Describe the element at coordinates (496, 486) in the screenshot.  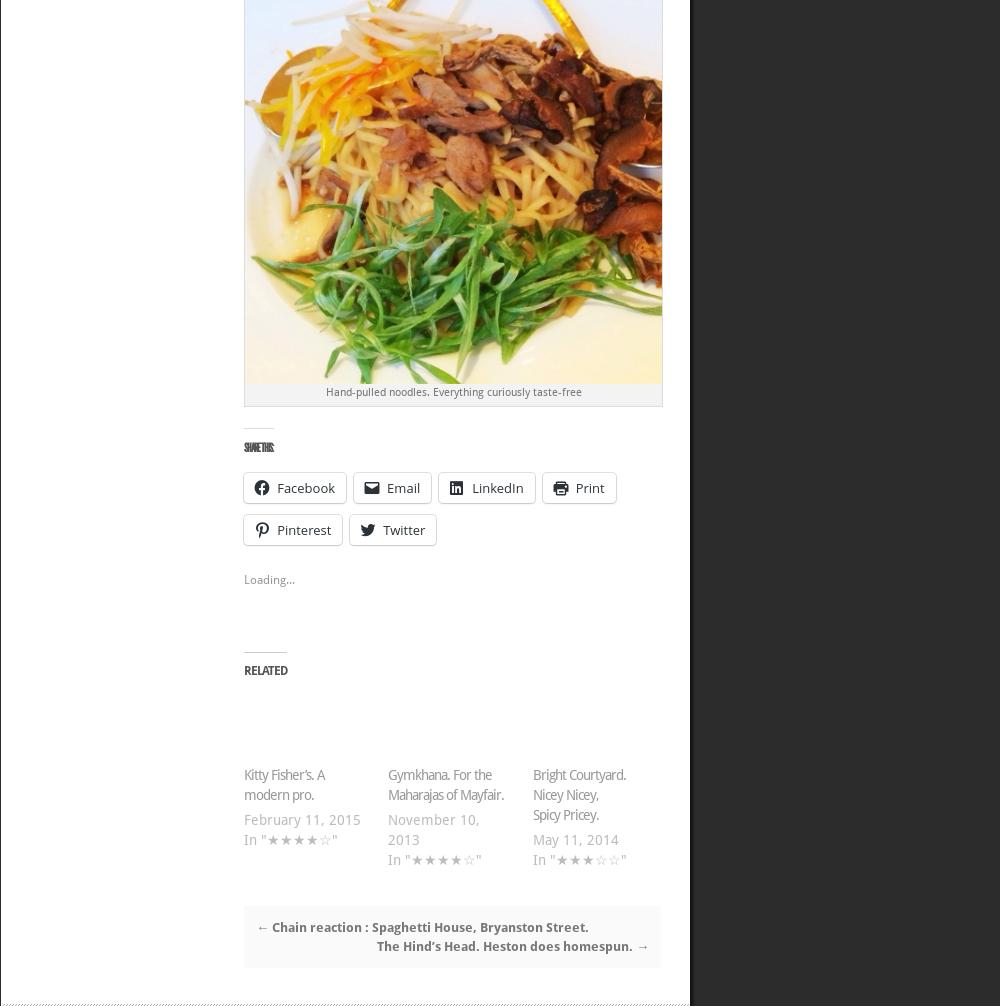
I see `'LinkedIn'` at that location.